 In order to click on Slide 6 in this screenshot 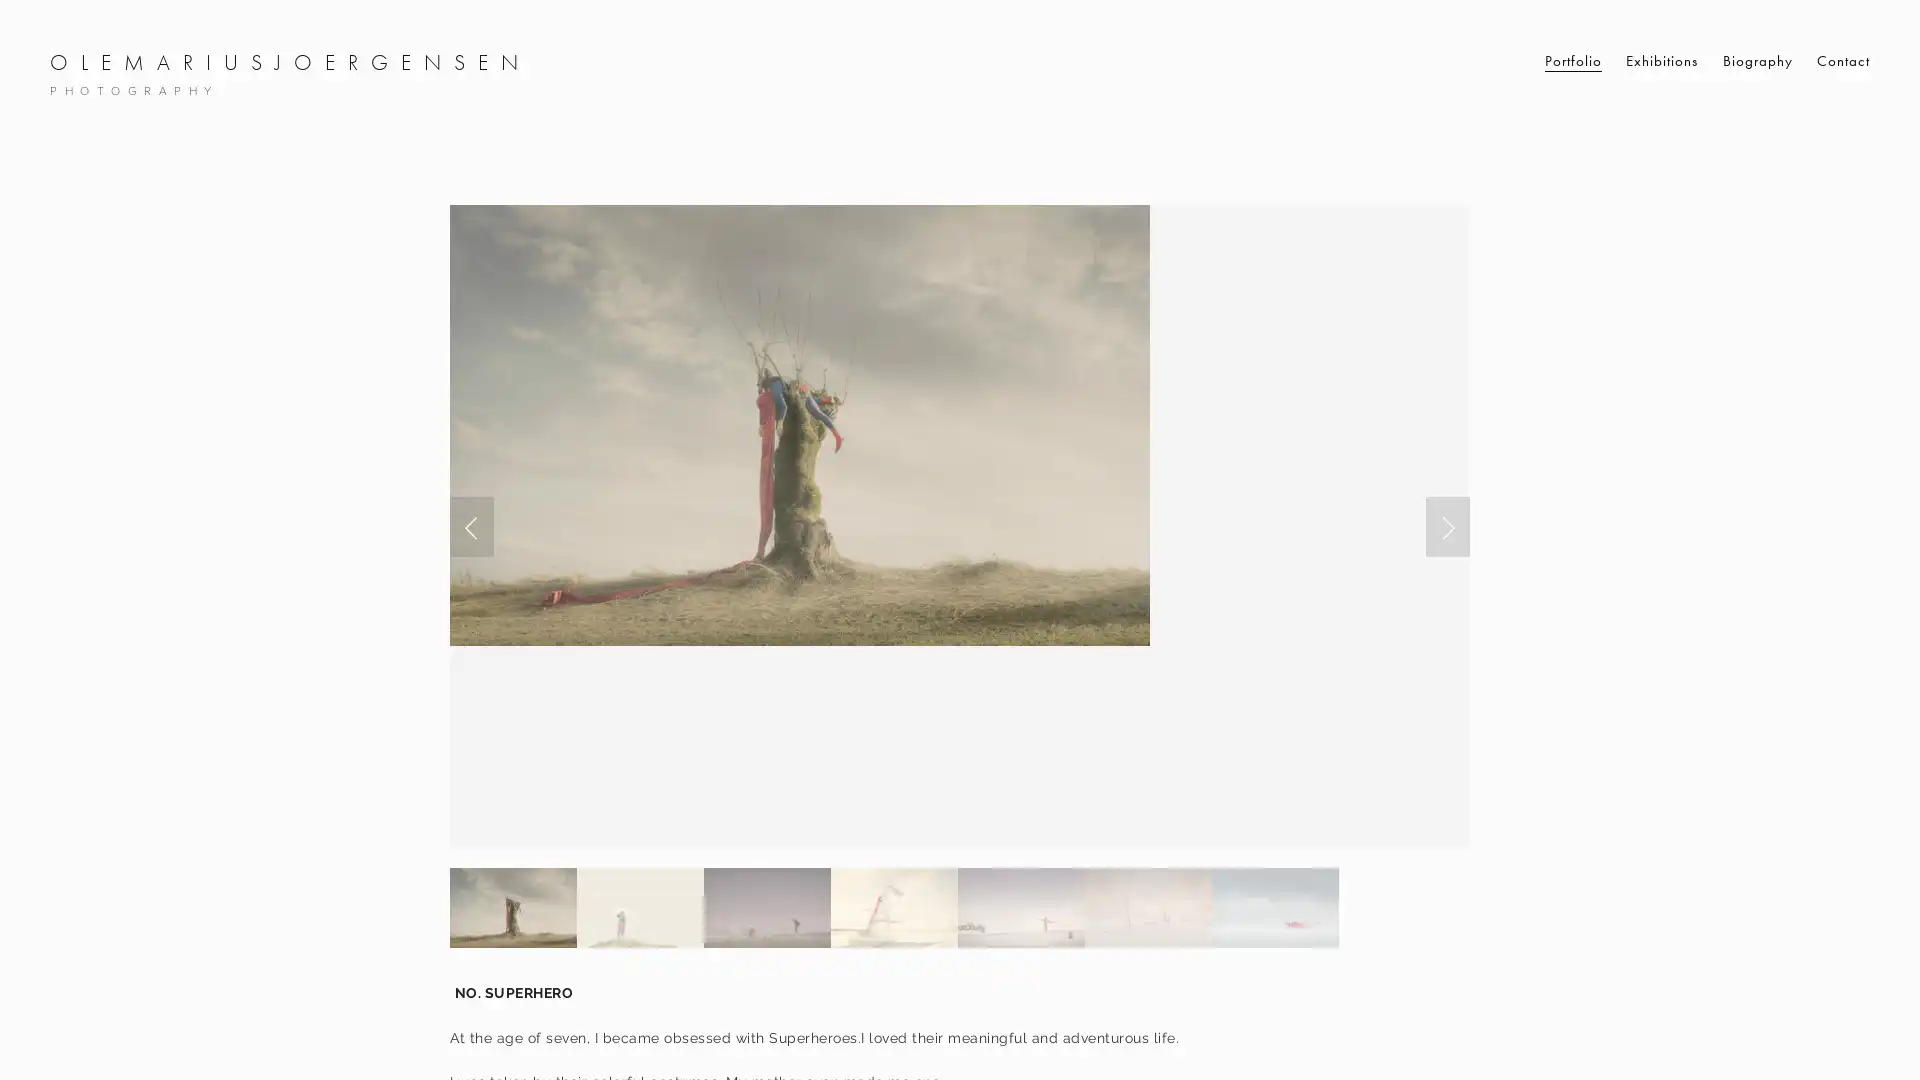, I will do `click(1212, 906)`.